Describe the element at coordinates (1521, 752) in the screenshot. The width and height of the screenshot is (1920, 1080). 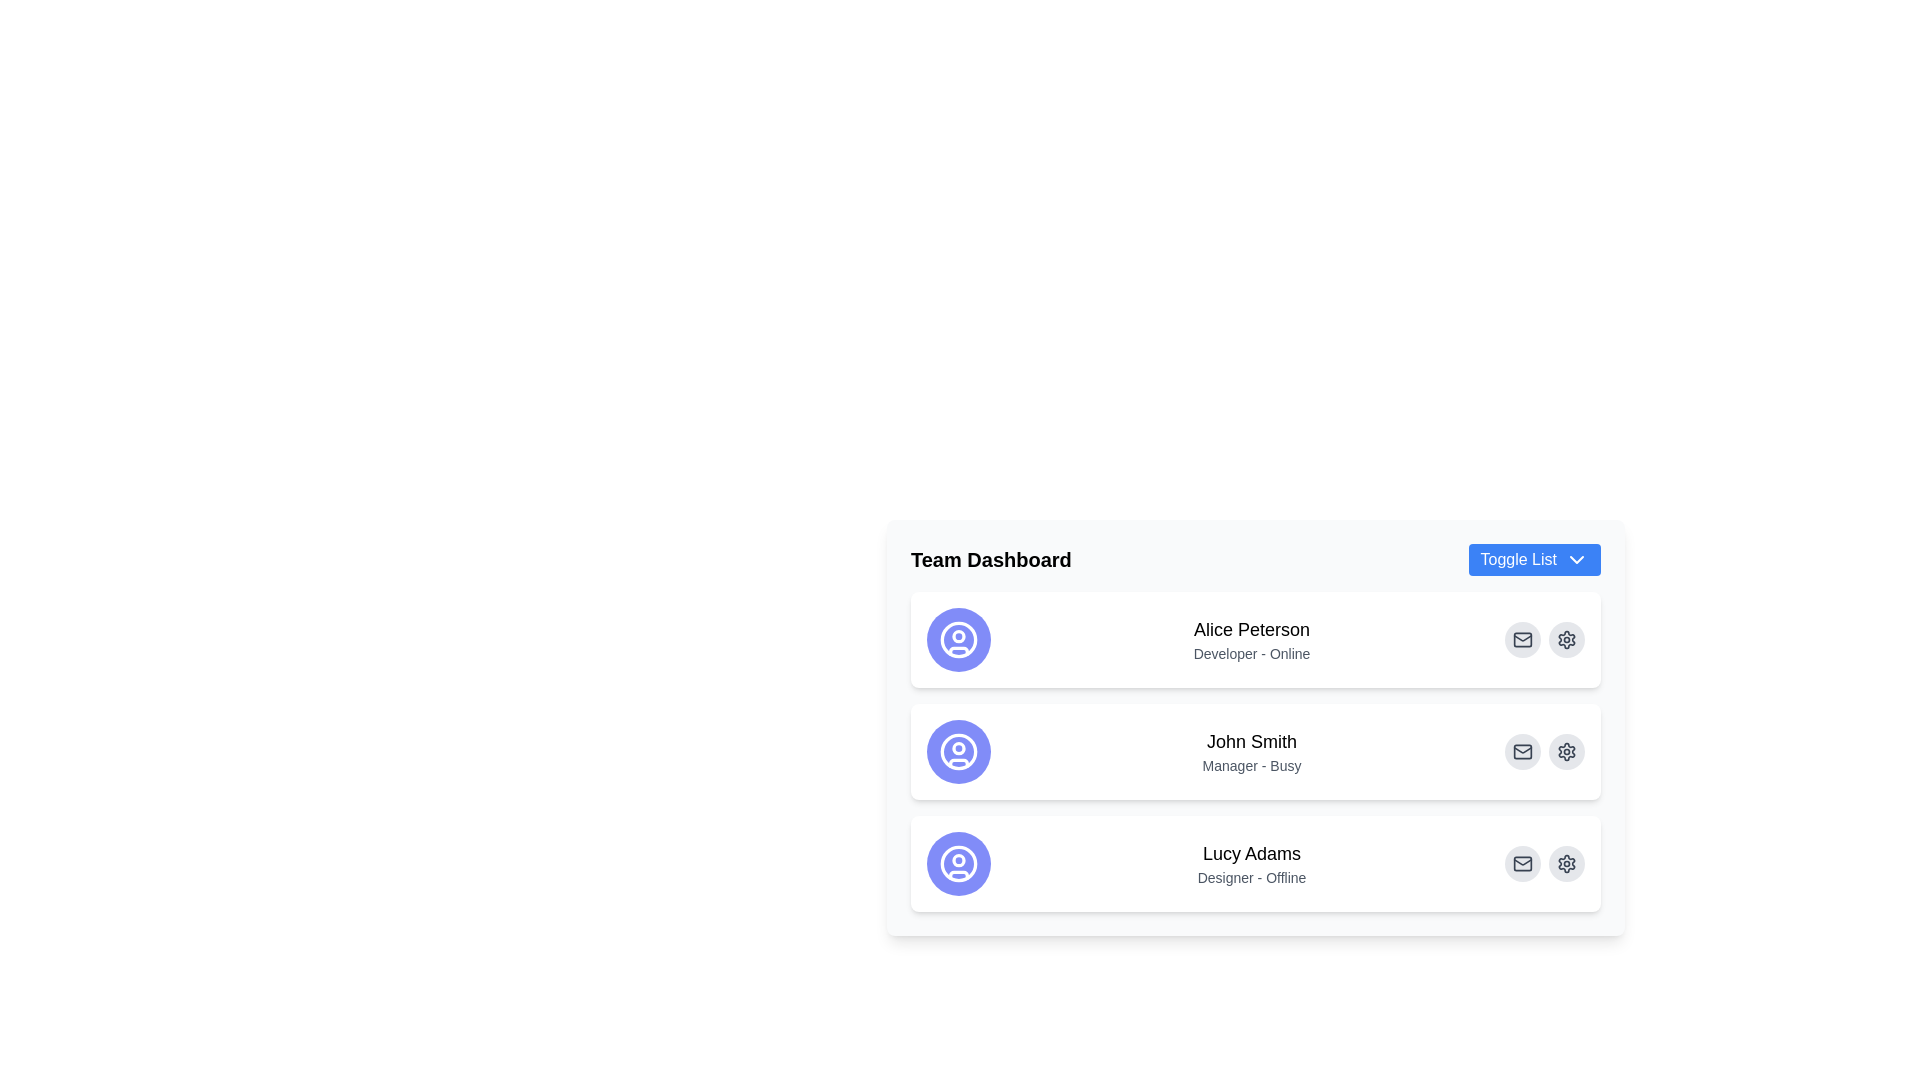
I see `the circular button with a light gray background and a mail icon in the center, located in the section for 'John Smith, Manager - Busy'` at that location.